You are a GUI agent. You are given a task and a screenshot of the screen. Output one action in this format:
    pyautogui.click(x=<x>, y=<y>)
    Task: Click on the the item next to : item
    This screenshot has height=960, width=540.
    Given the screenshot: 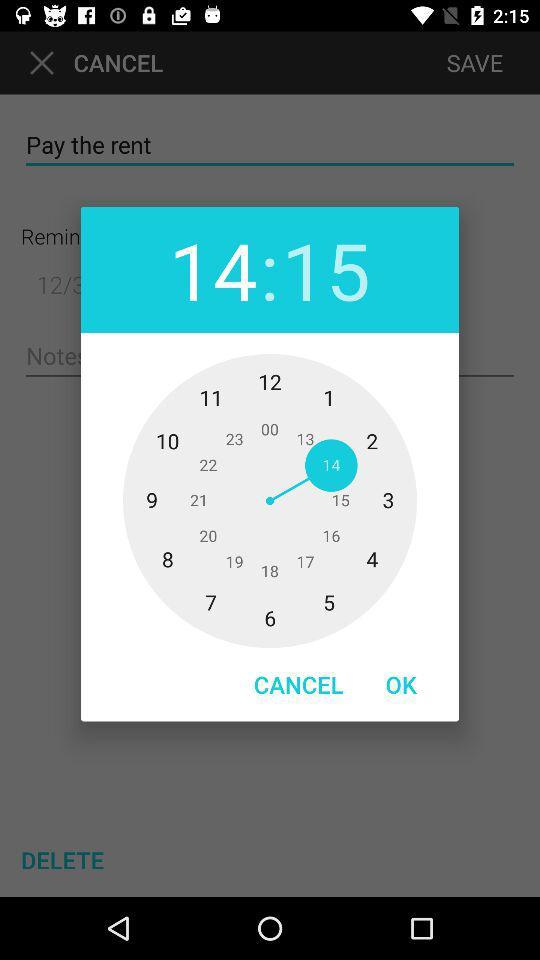 What is the action you would take?
    pyautogui.click(x=326, y=268)
    